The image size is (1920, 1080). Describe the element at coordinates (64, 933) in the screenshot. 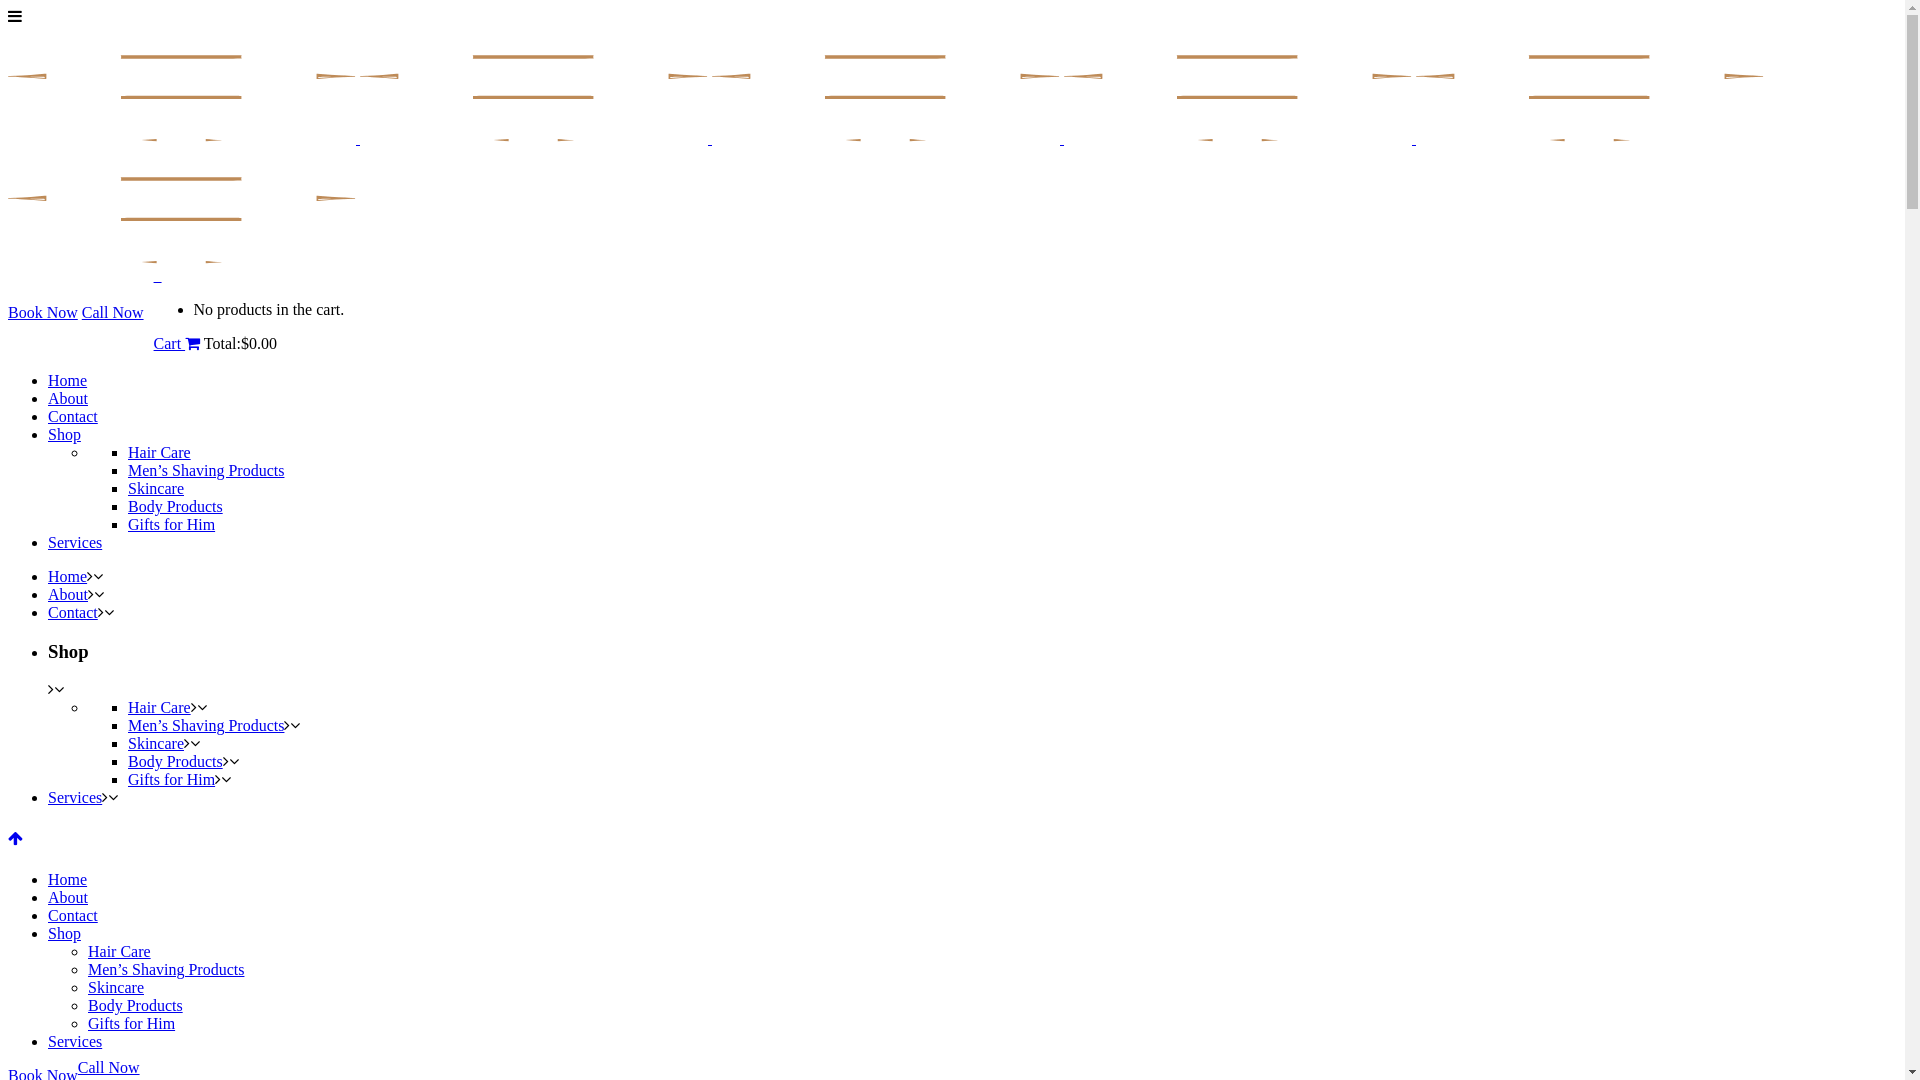

I see `'Shop'` at that location.